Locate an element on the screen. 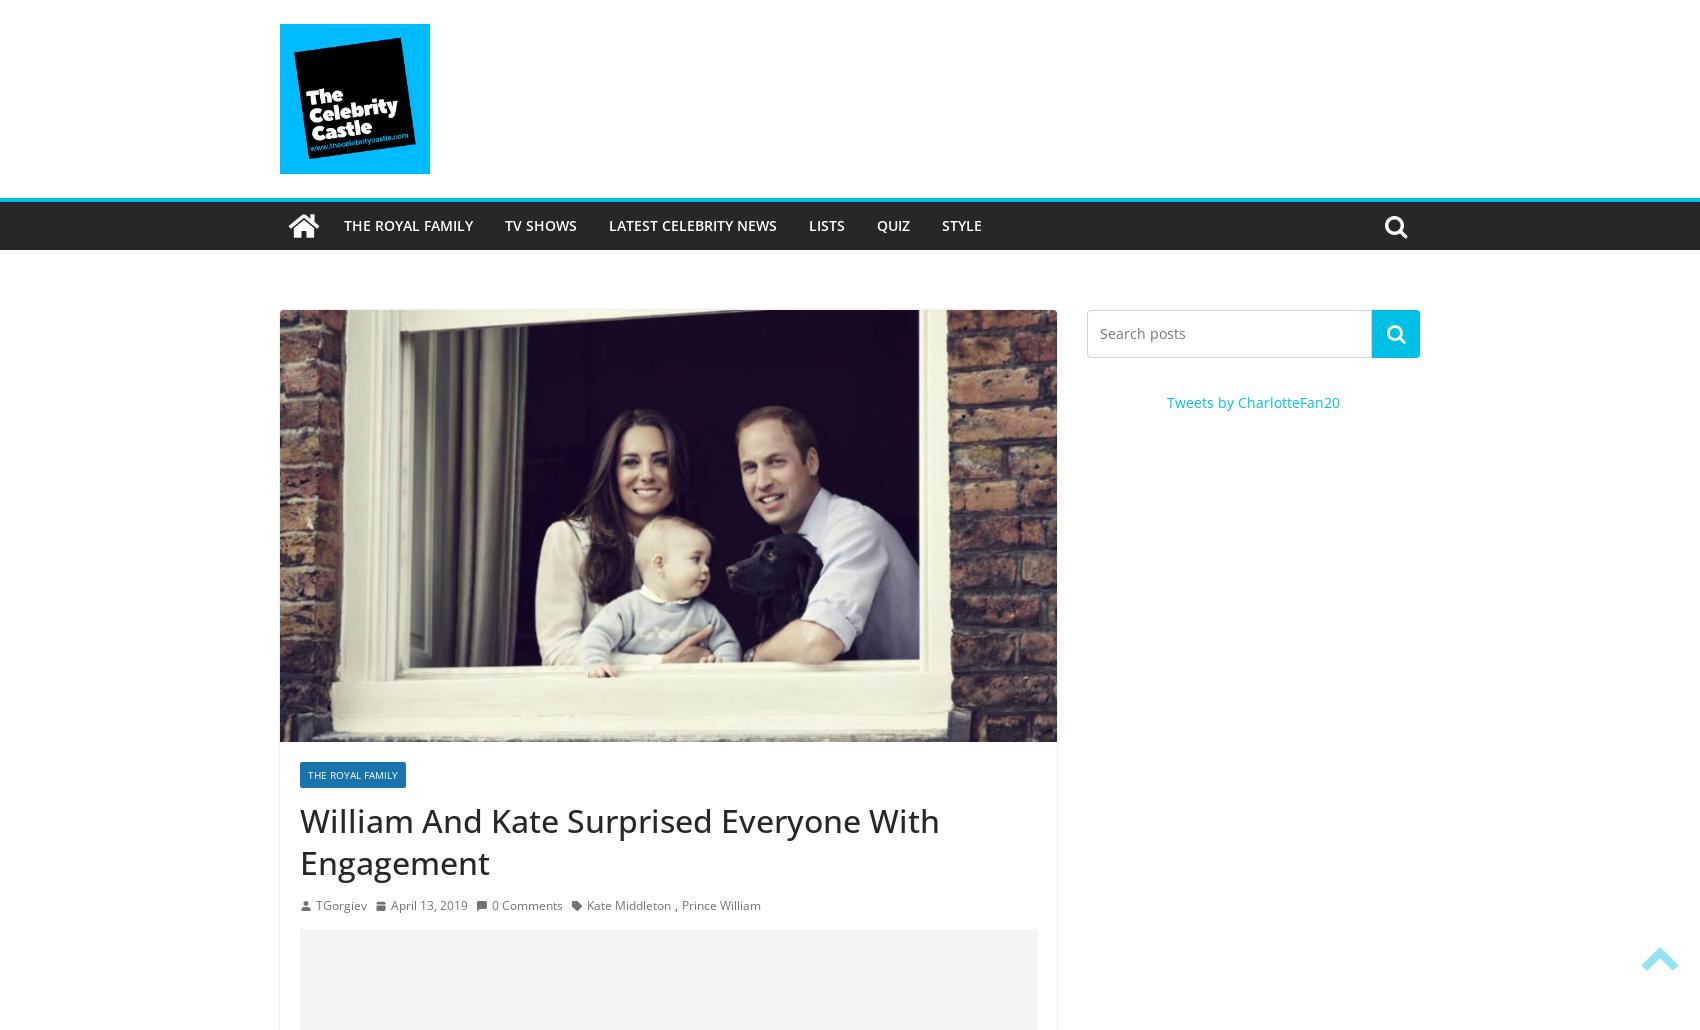 This screenshot has width=1700, height=1030. '0 Comments' is located at coordinates (527, 905).